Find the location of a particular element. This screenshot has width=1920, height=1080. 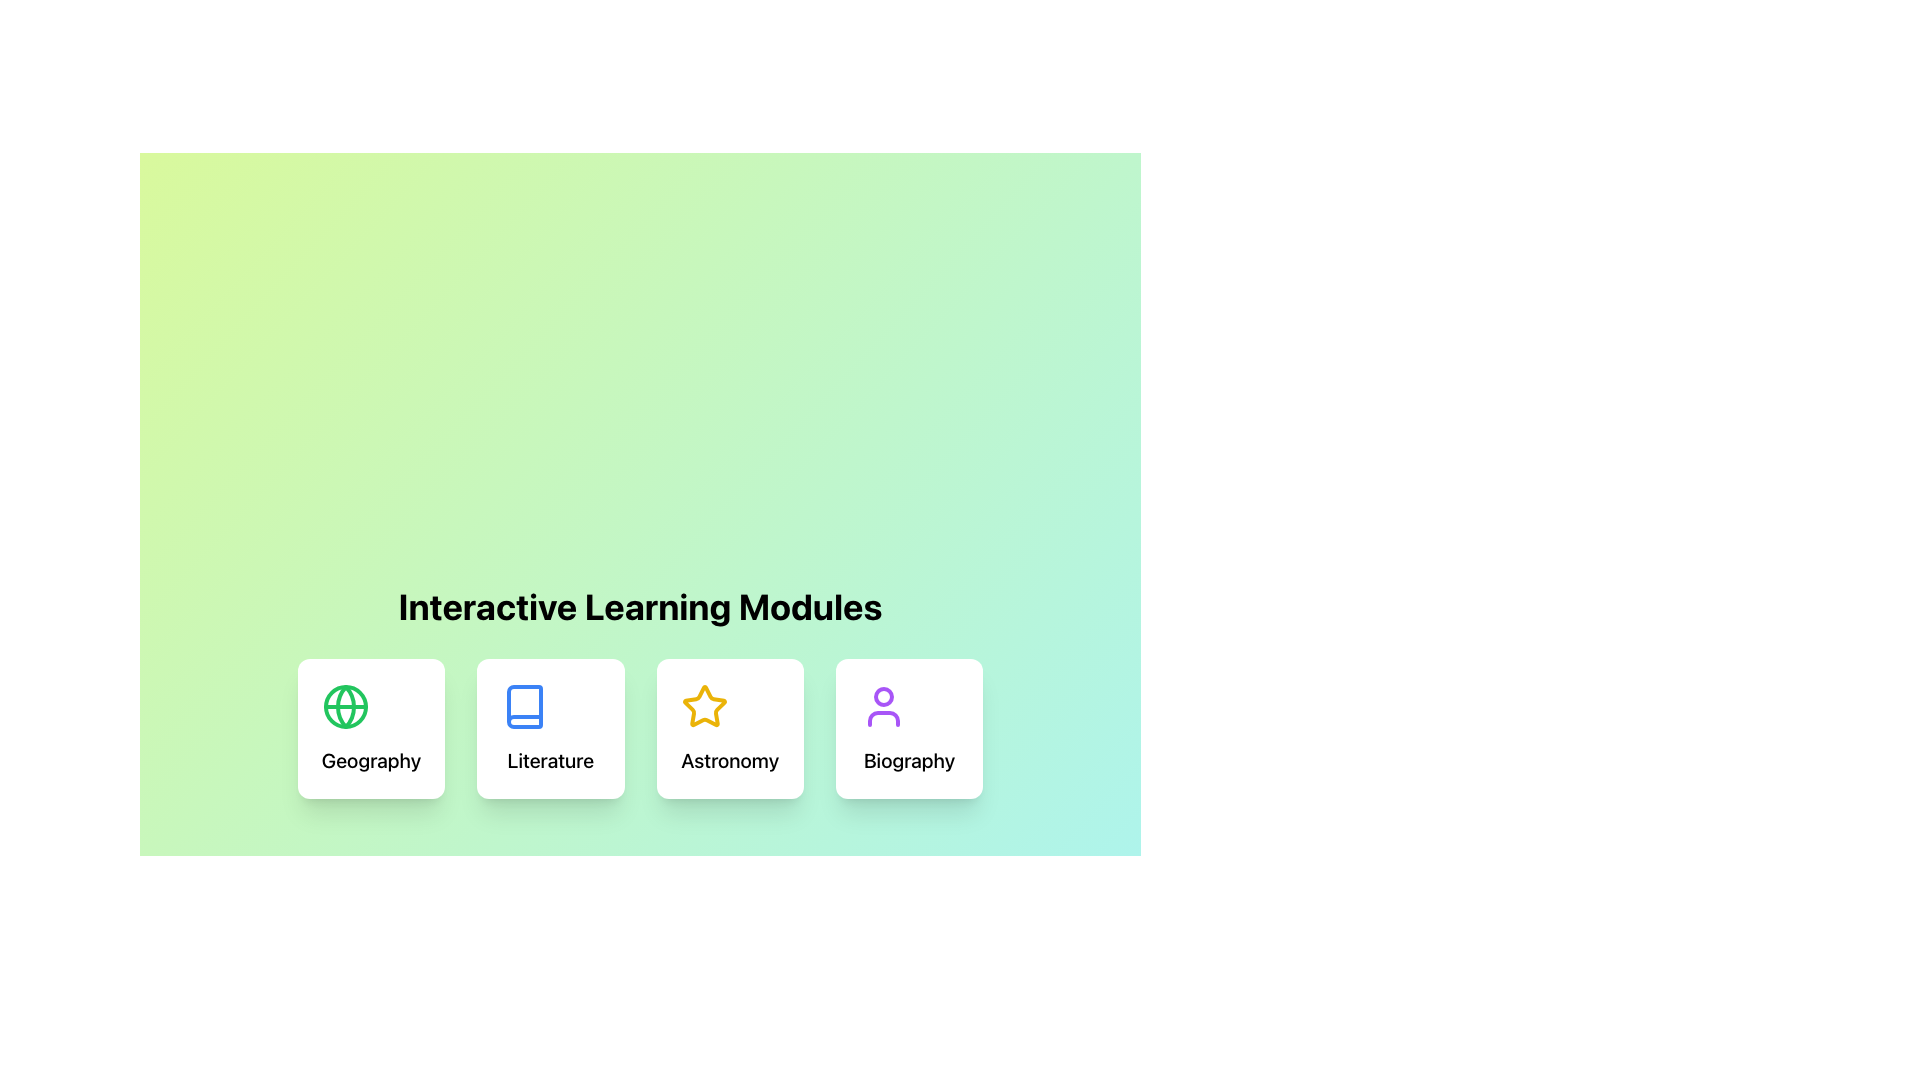

the static text element displaying 'Geography', which is positioned at the bottom of a card and located below a globe icon is located at coordinates (371, 760).